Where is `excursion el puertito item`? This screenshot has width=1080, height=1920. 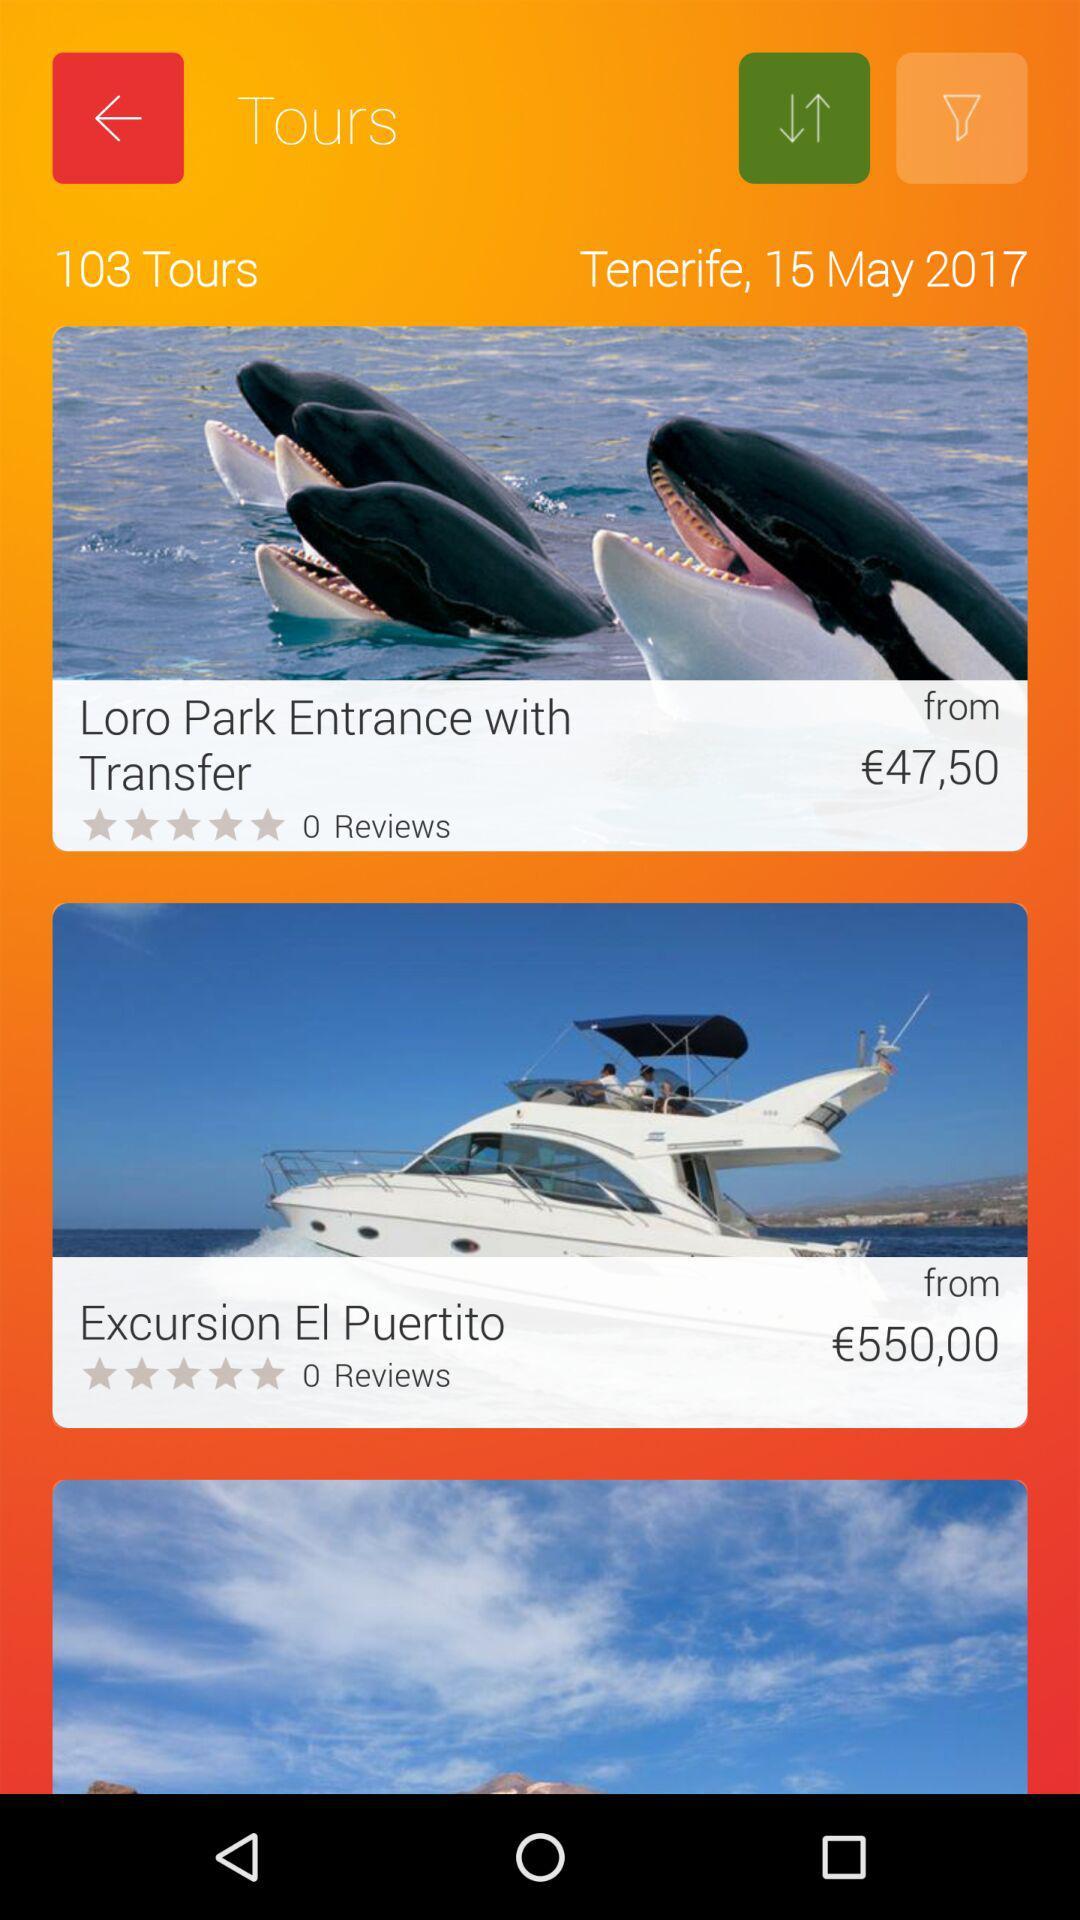 excursion el puertito item is located at coordinates (292, 1321).